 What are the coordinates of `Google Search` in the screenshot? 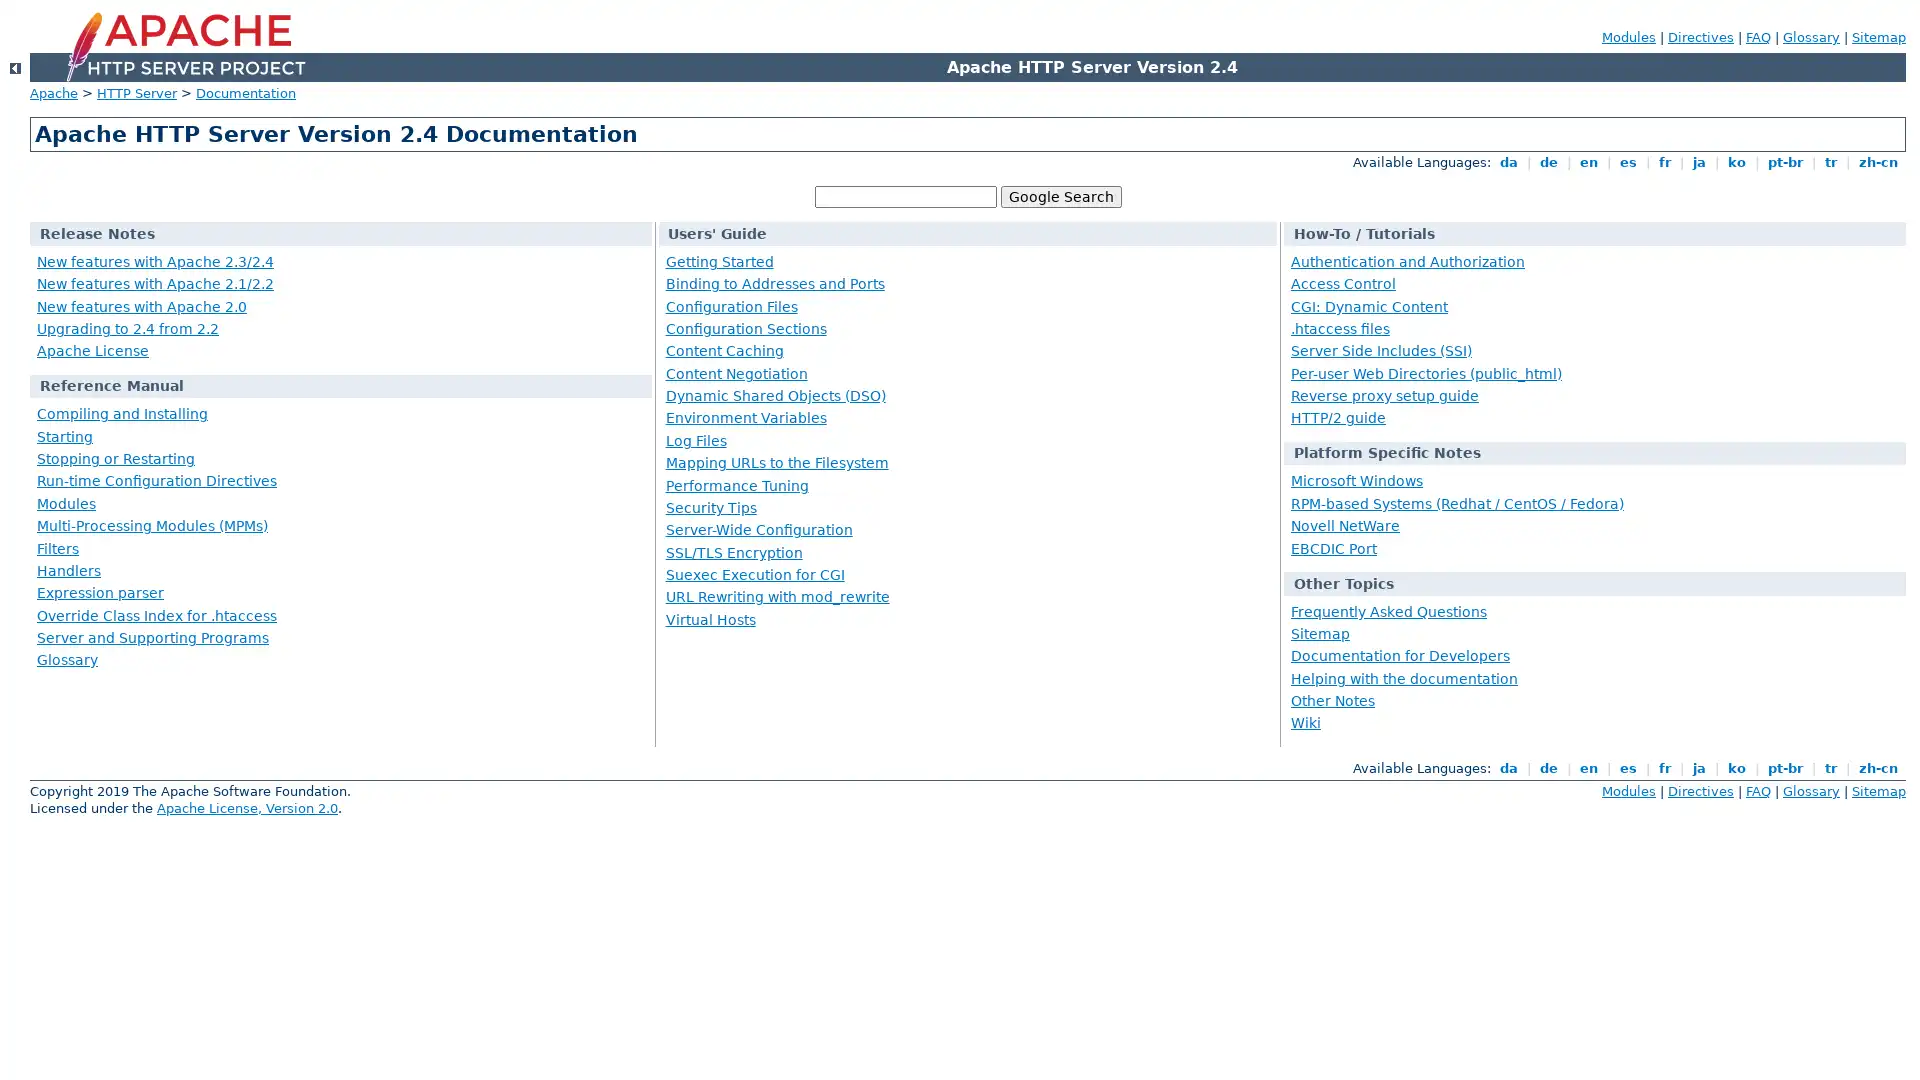 It's located at (1059, 196).